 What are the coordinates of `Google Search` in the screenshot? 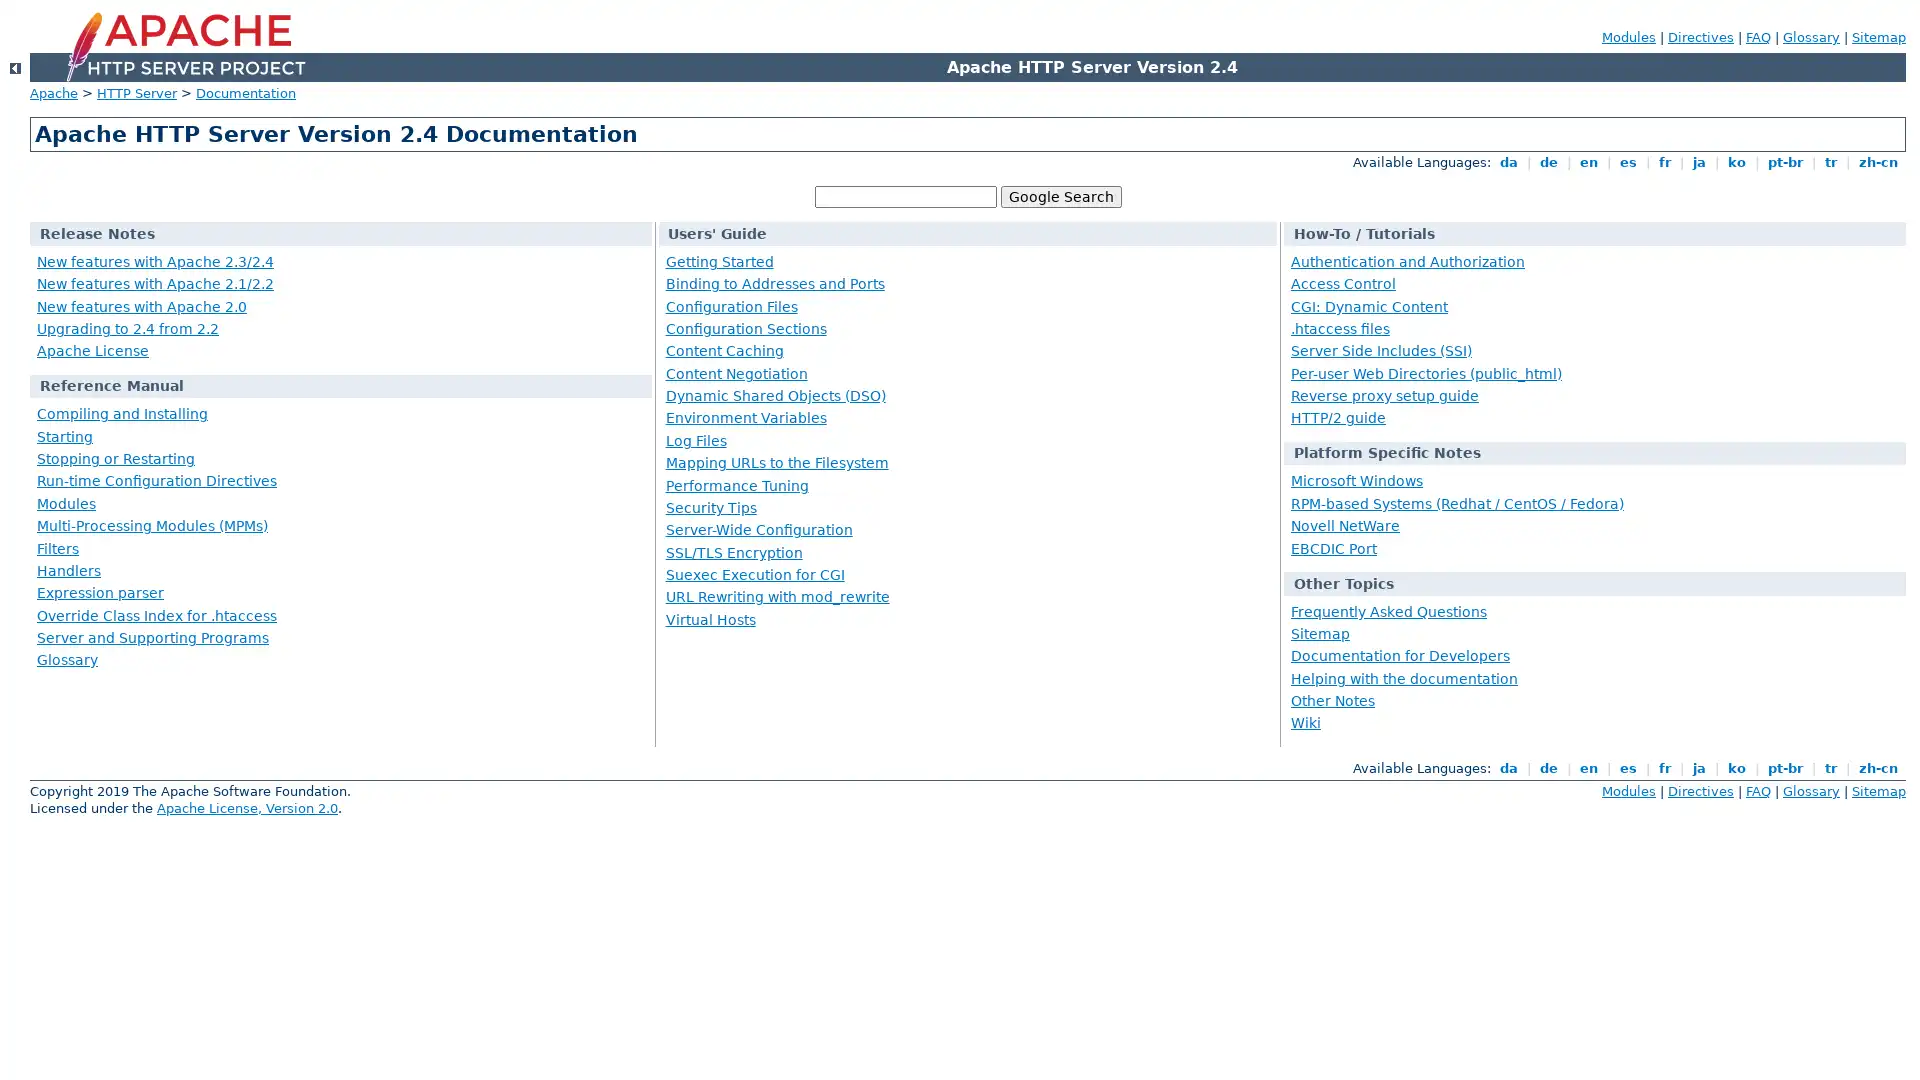 It's located at (1059, 196).